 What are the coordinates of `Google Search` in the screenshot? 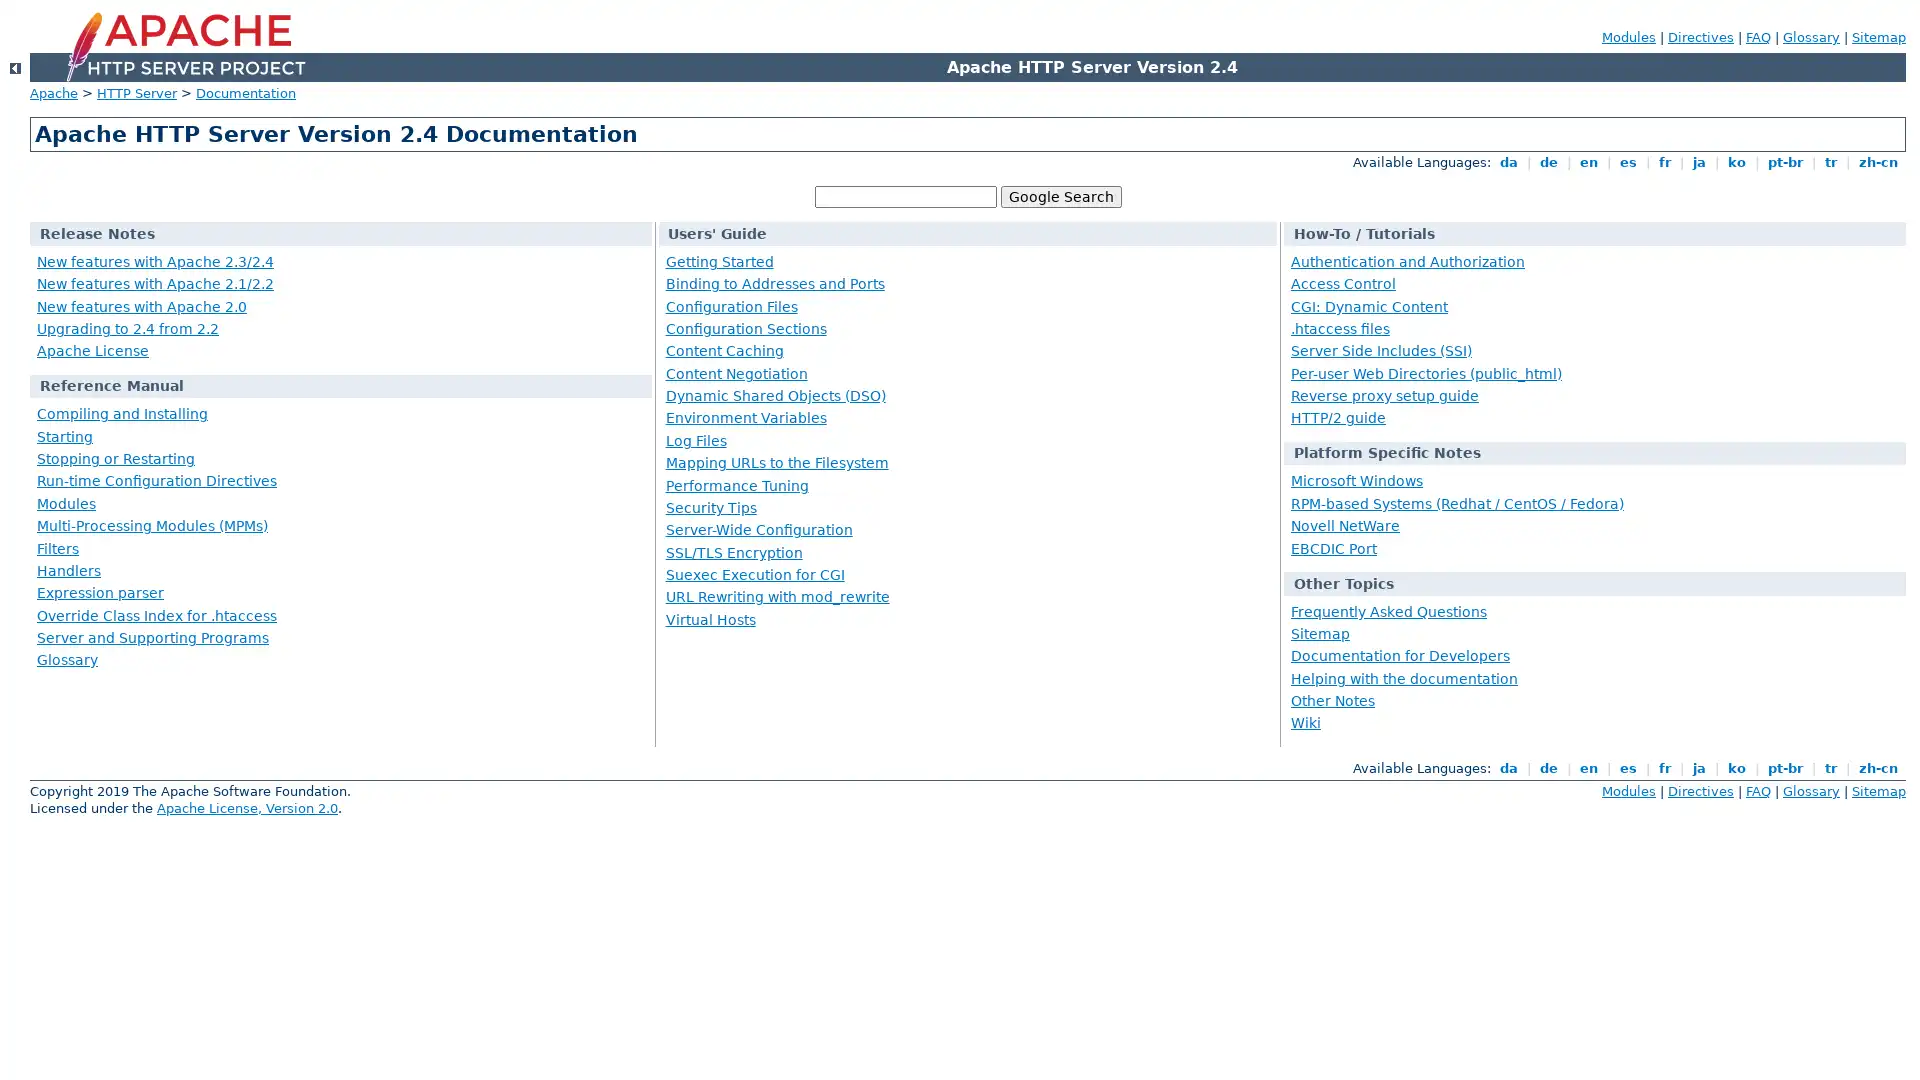 It's located at (1059, 196).